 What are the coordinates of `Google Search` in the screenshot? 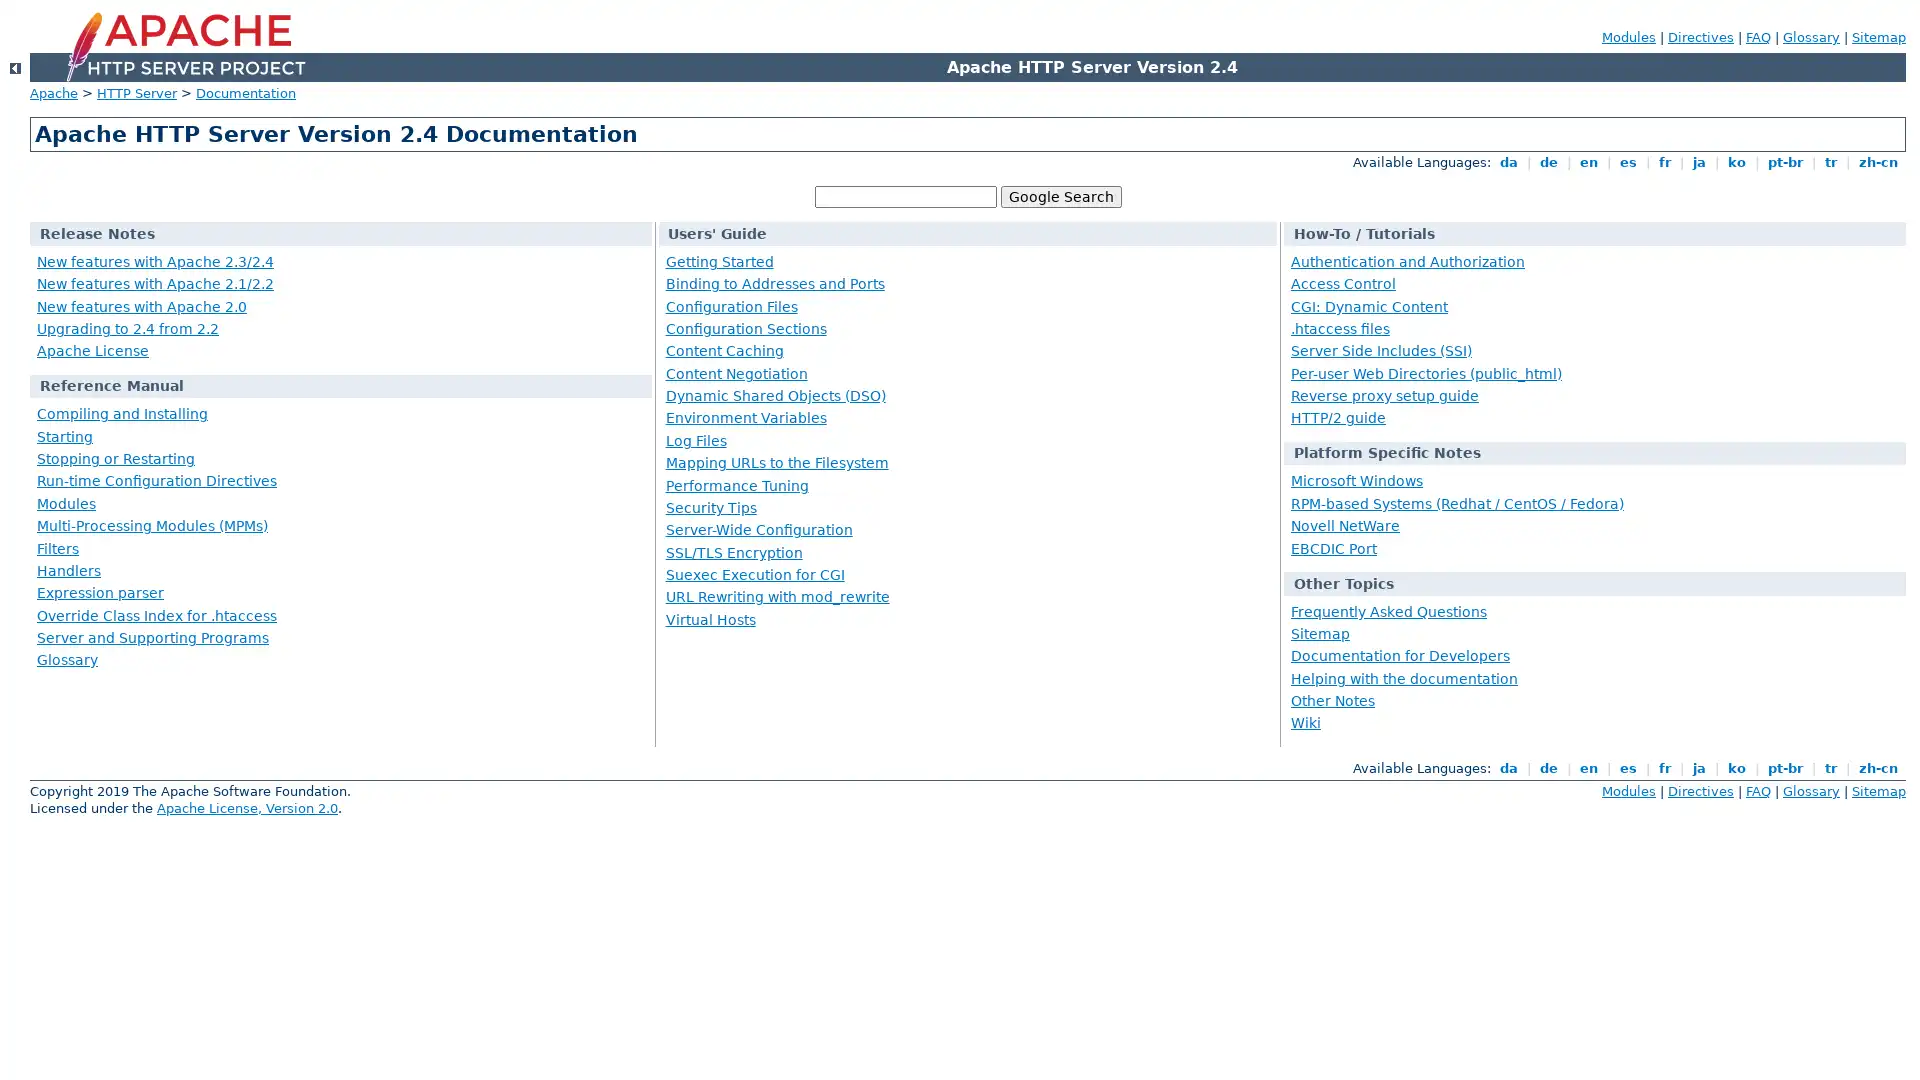 It's located at (1059, 196).